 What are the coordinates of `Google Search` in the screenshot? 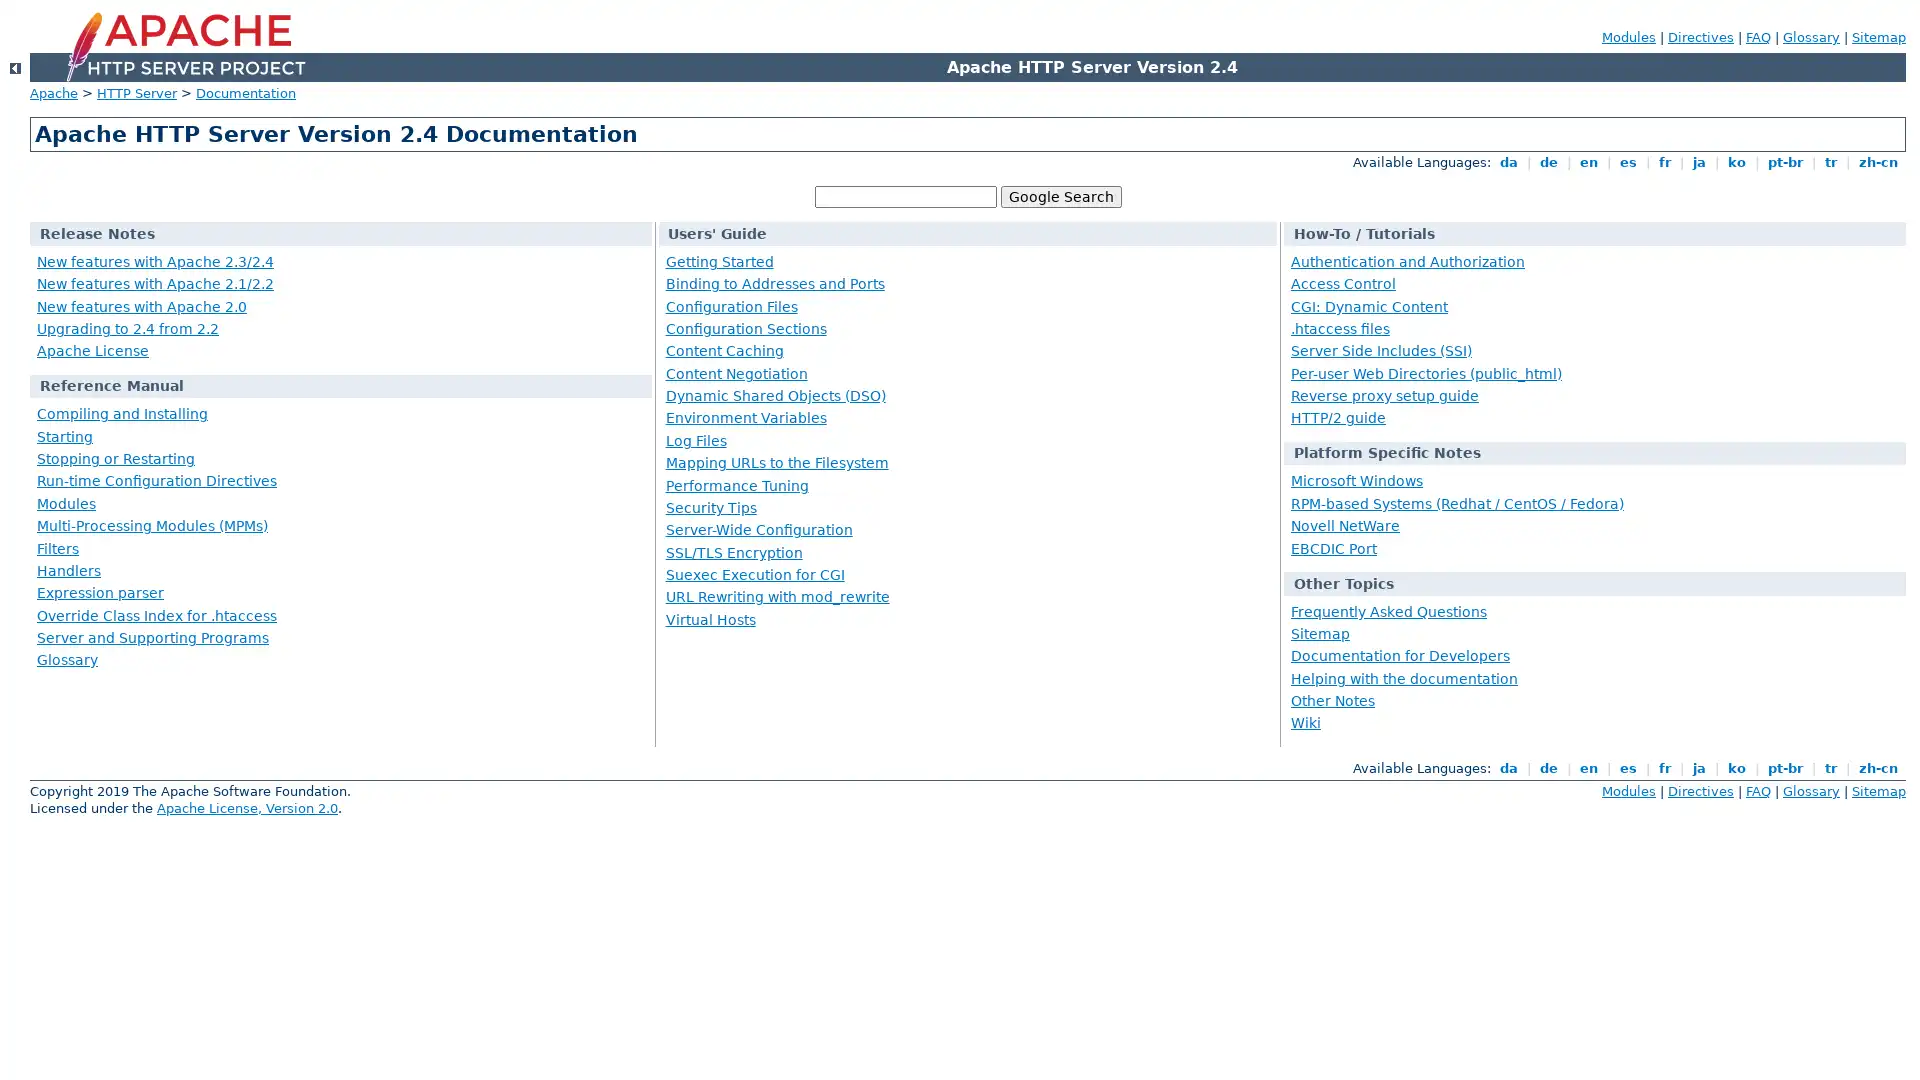 It's located at (1059, 196).